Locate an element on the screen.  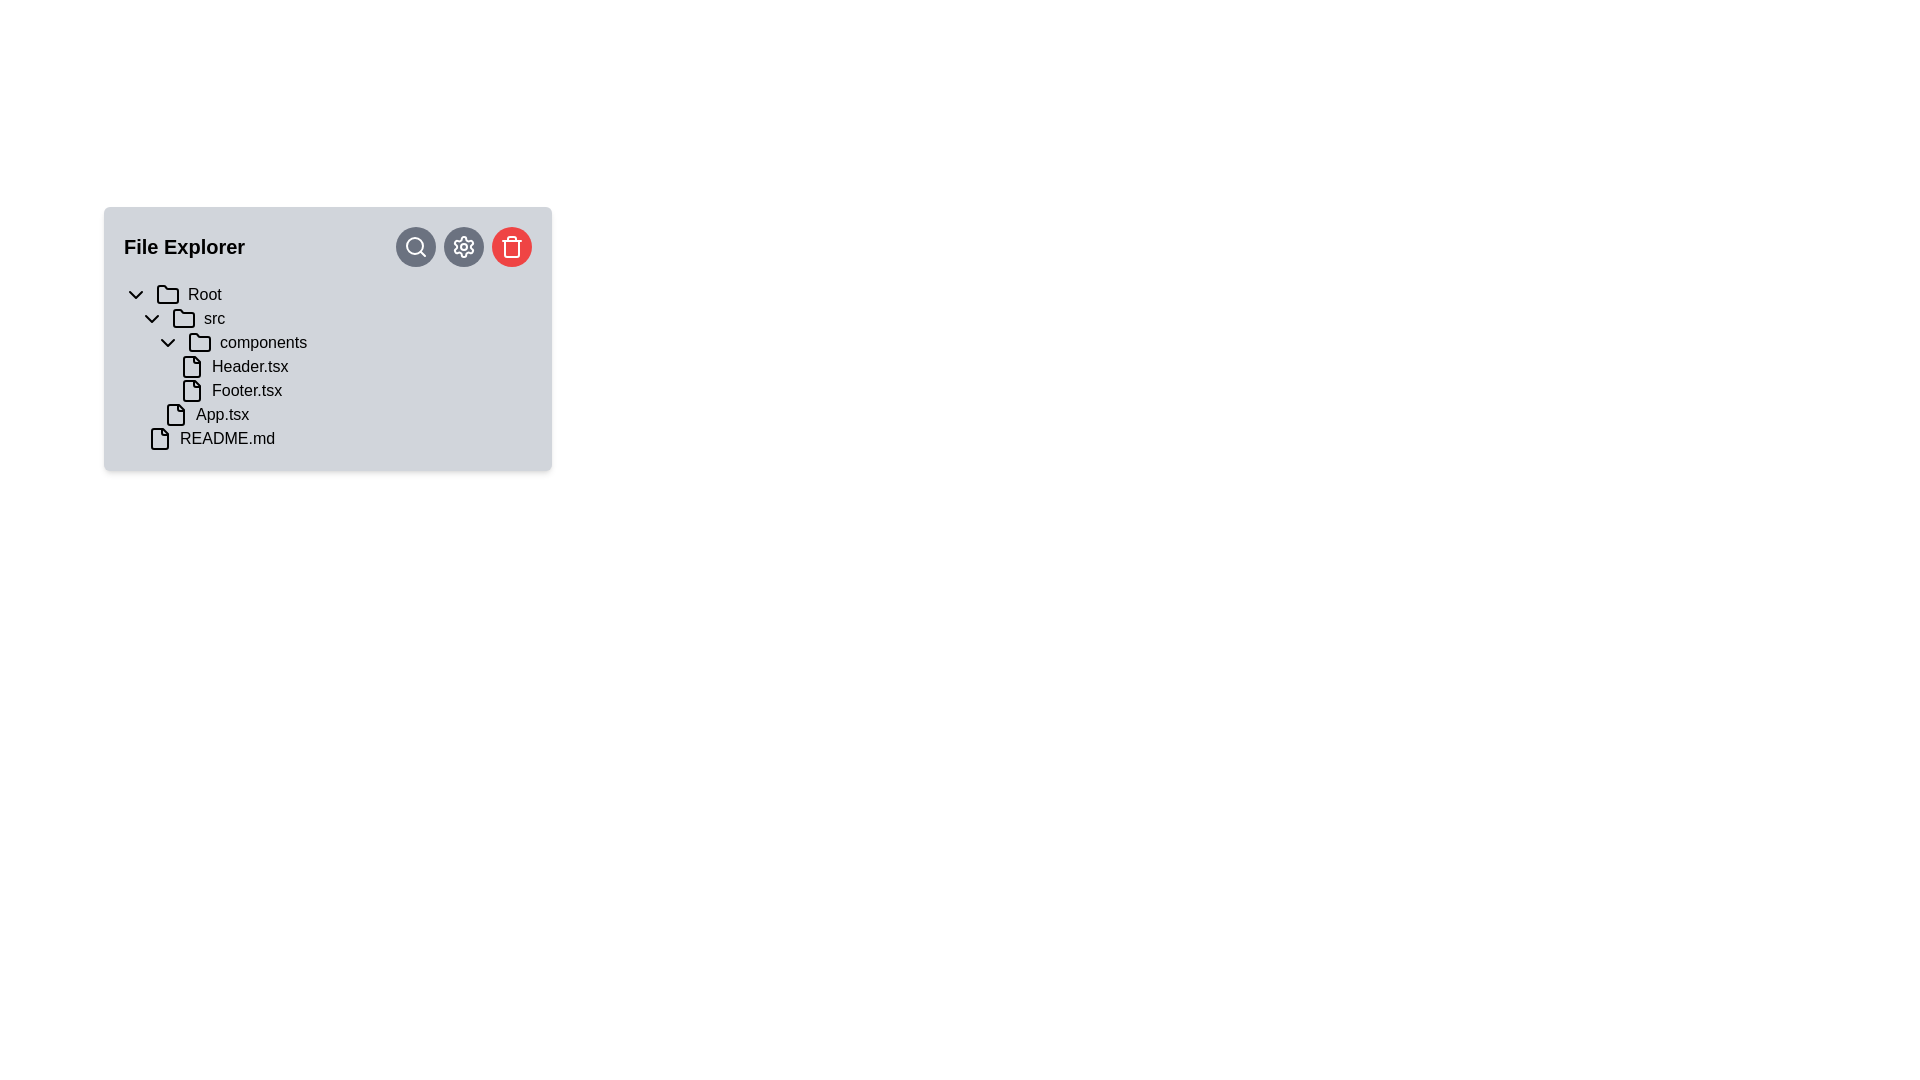
the file icon resembling a file symbol, located immediately to the left of the text 'App.tsx' is located at coordinates (176, 414).